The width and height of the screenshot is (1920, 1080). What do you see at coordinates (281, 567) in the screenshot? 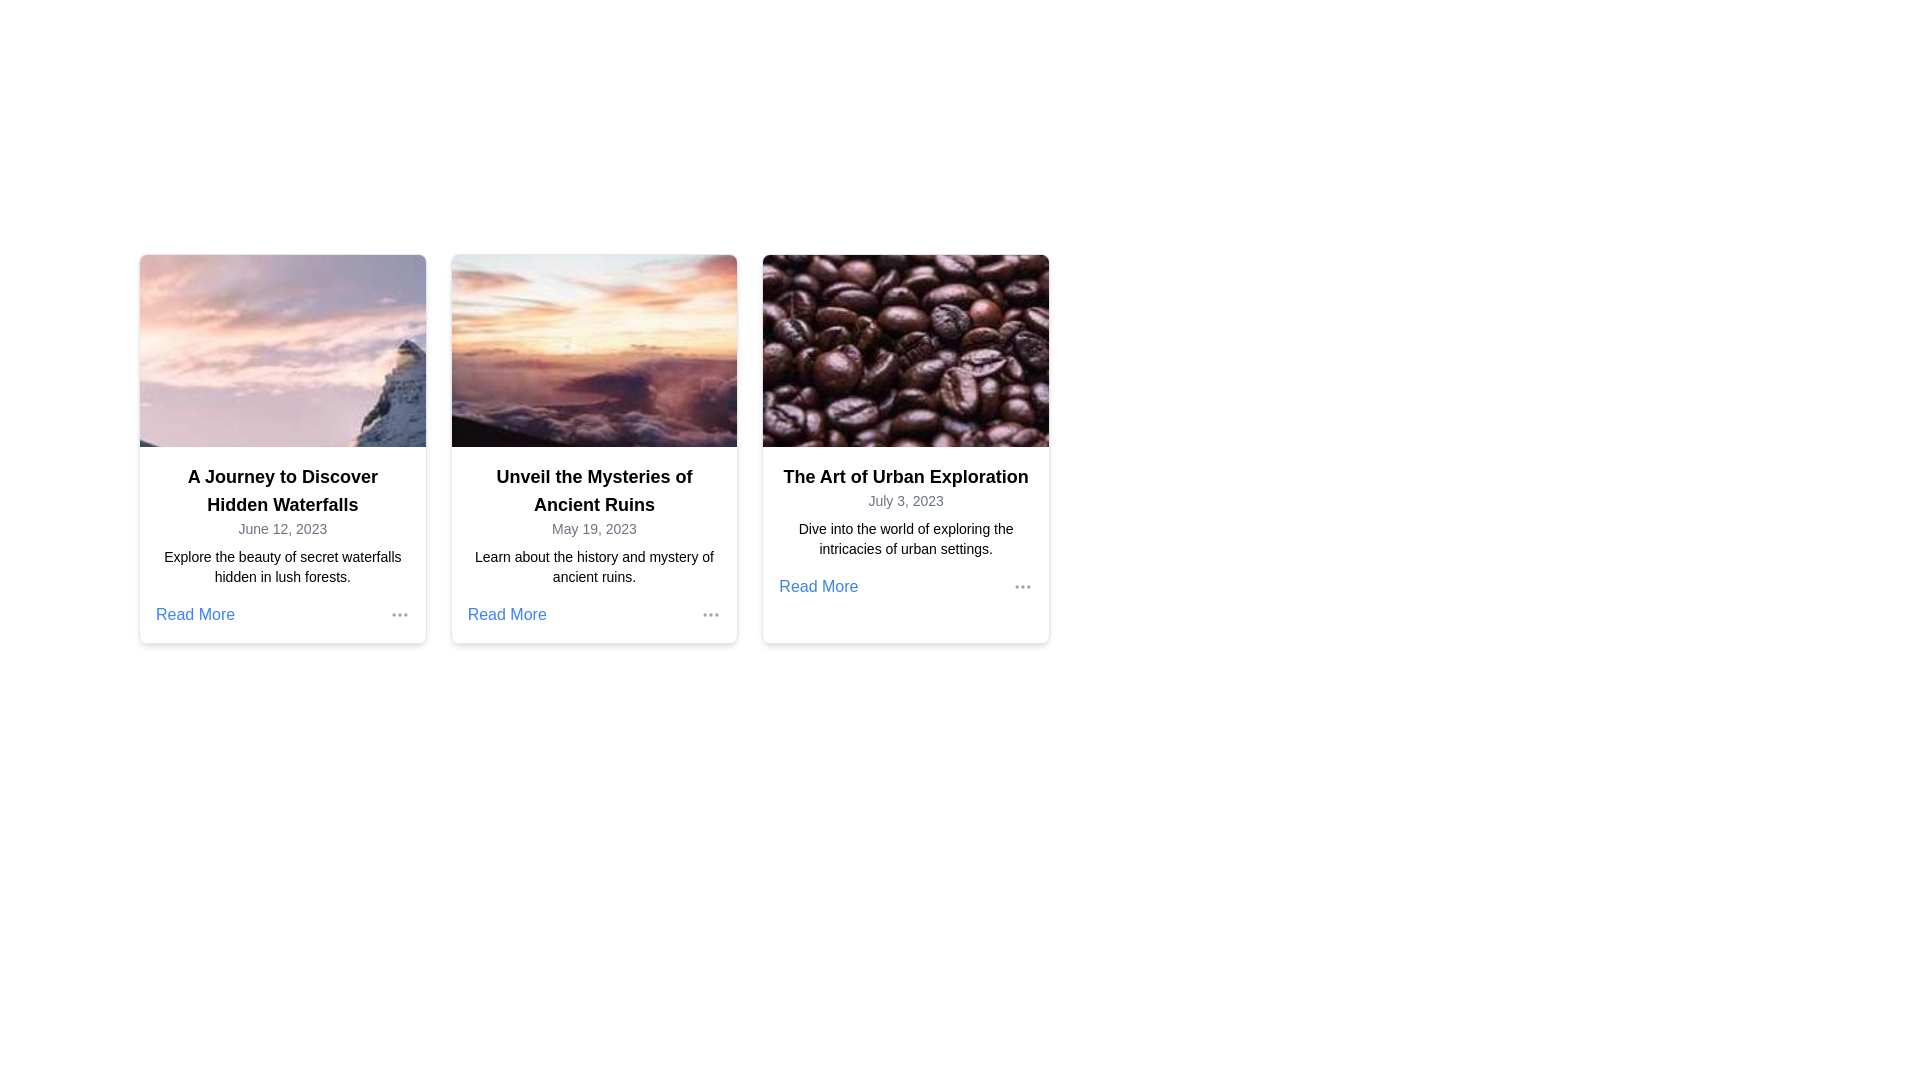
I see `the text block containing the words 'Explore the beauty of secret waterfalls hidden in lush forests.', which is styled with a small text size and positioned below the main heading within the card` at bounding box center [281, 567].